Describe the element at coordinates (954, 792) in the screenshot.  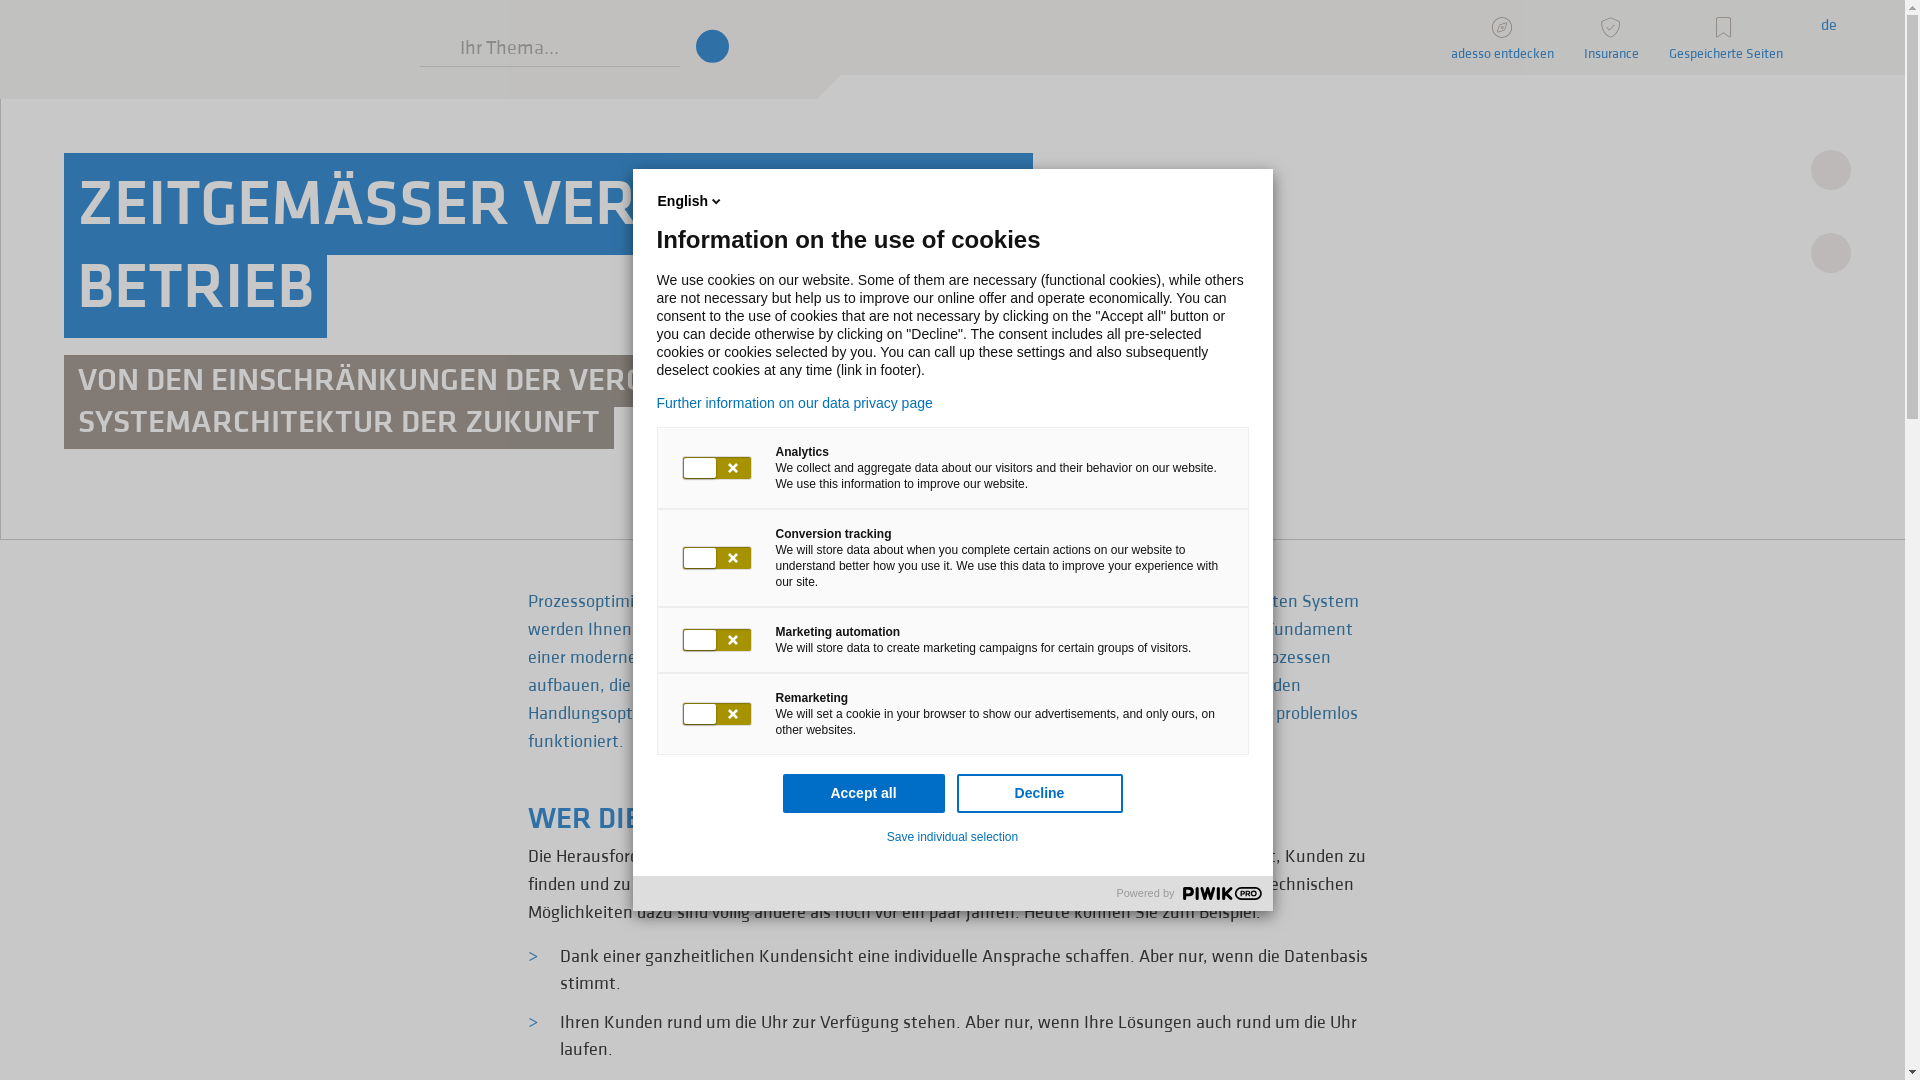
I see `'Decline'` at that location.